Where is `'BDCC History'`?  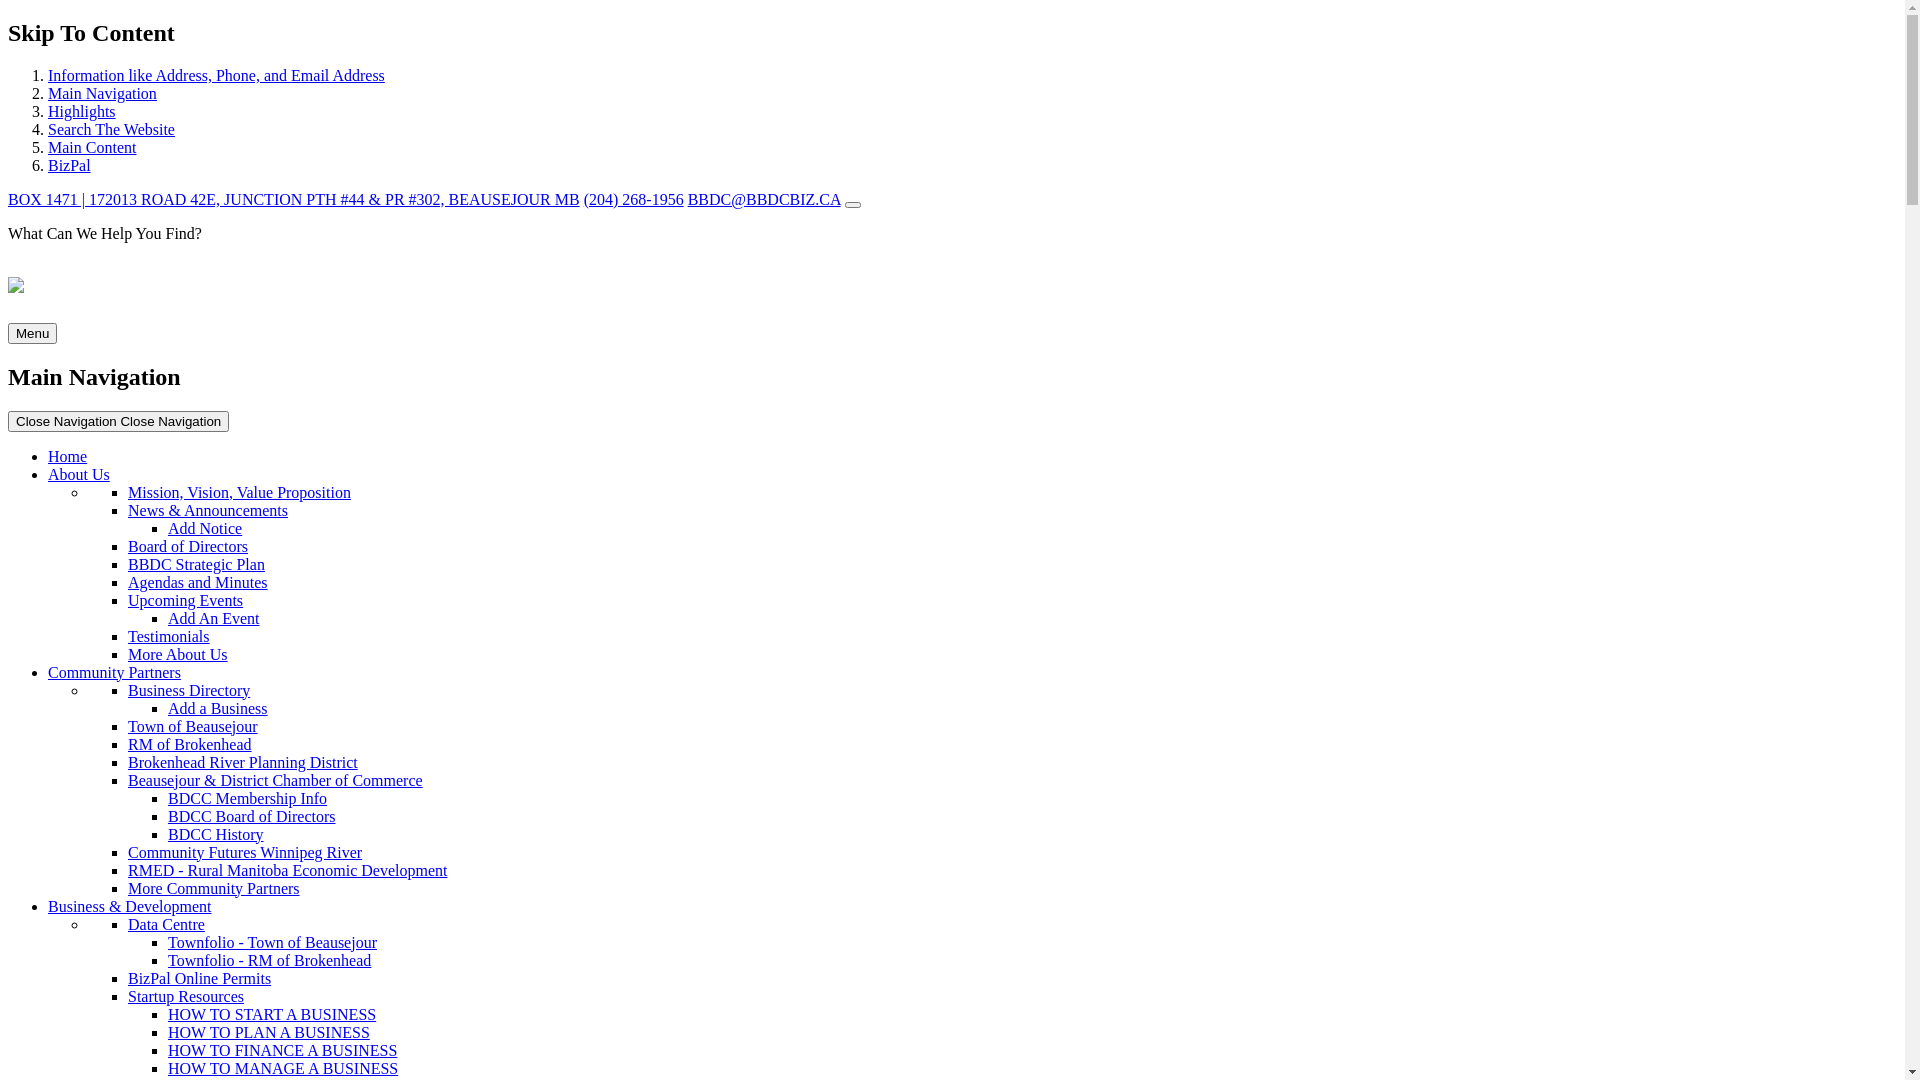
'BDCC History' is located at coordinates (216, 834).